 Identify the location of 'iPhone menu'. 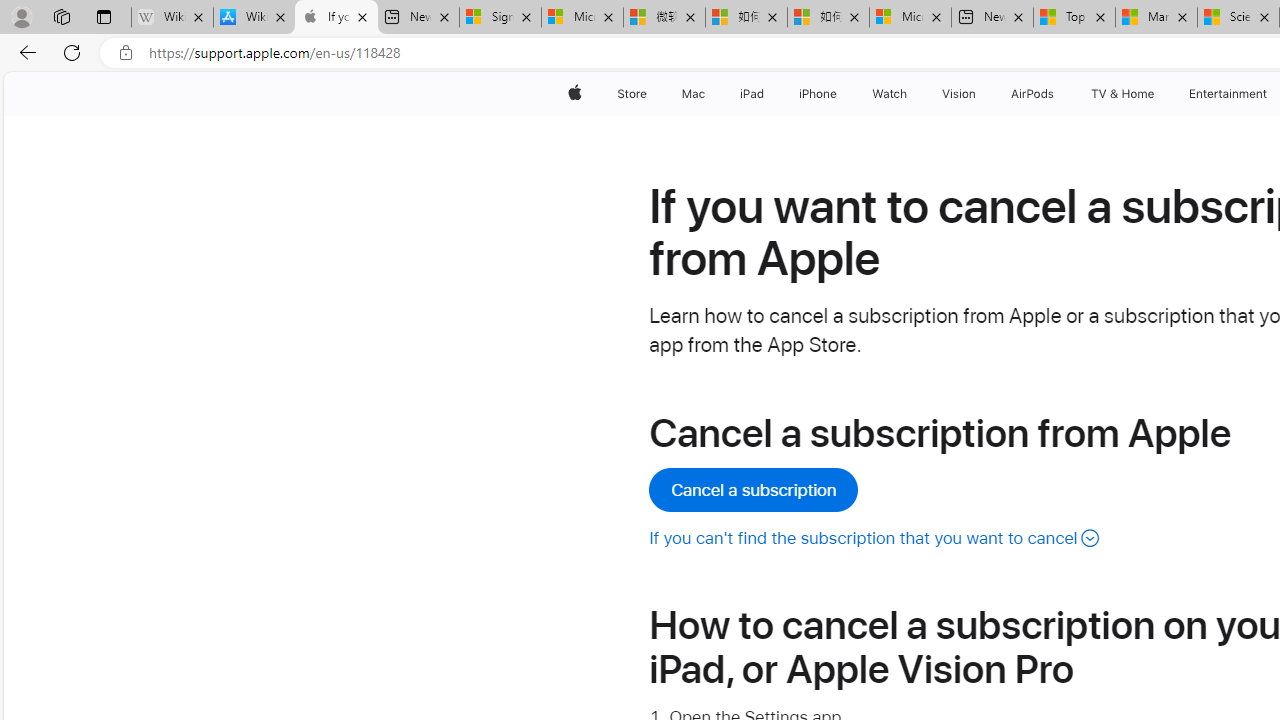
(840, 93).